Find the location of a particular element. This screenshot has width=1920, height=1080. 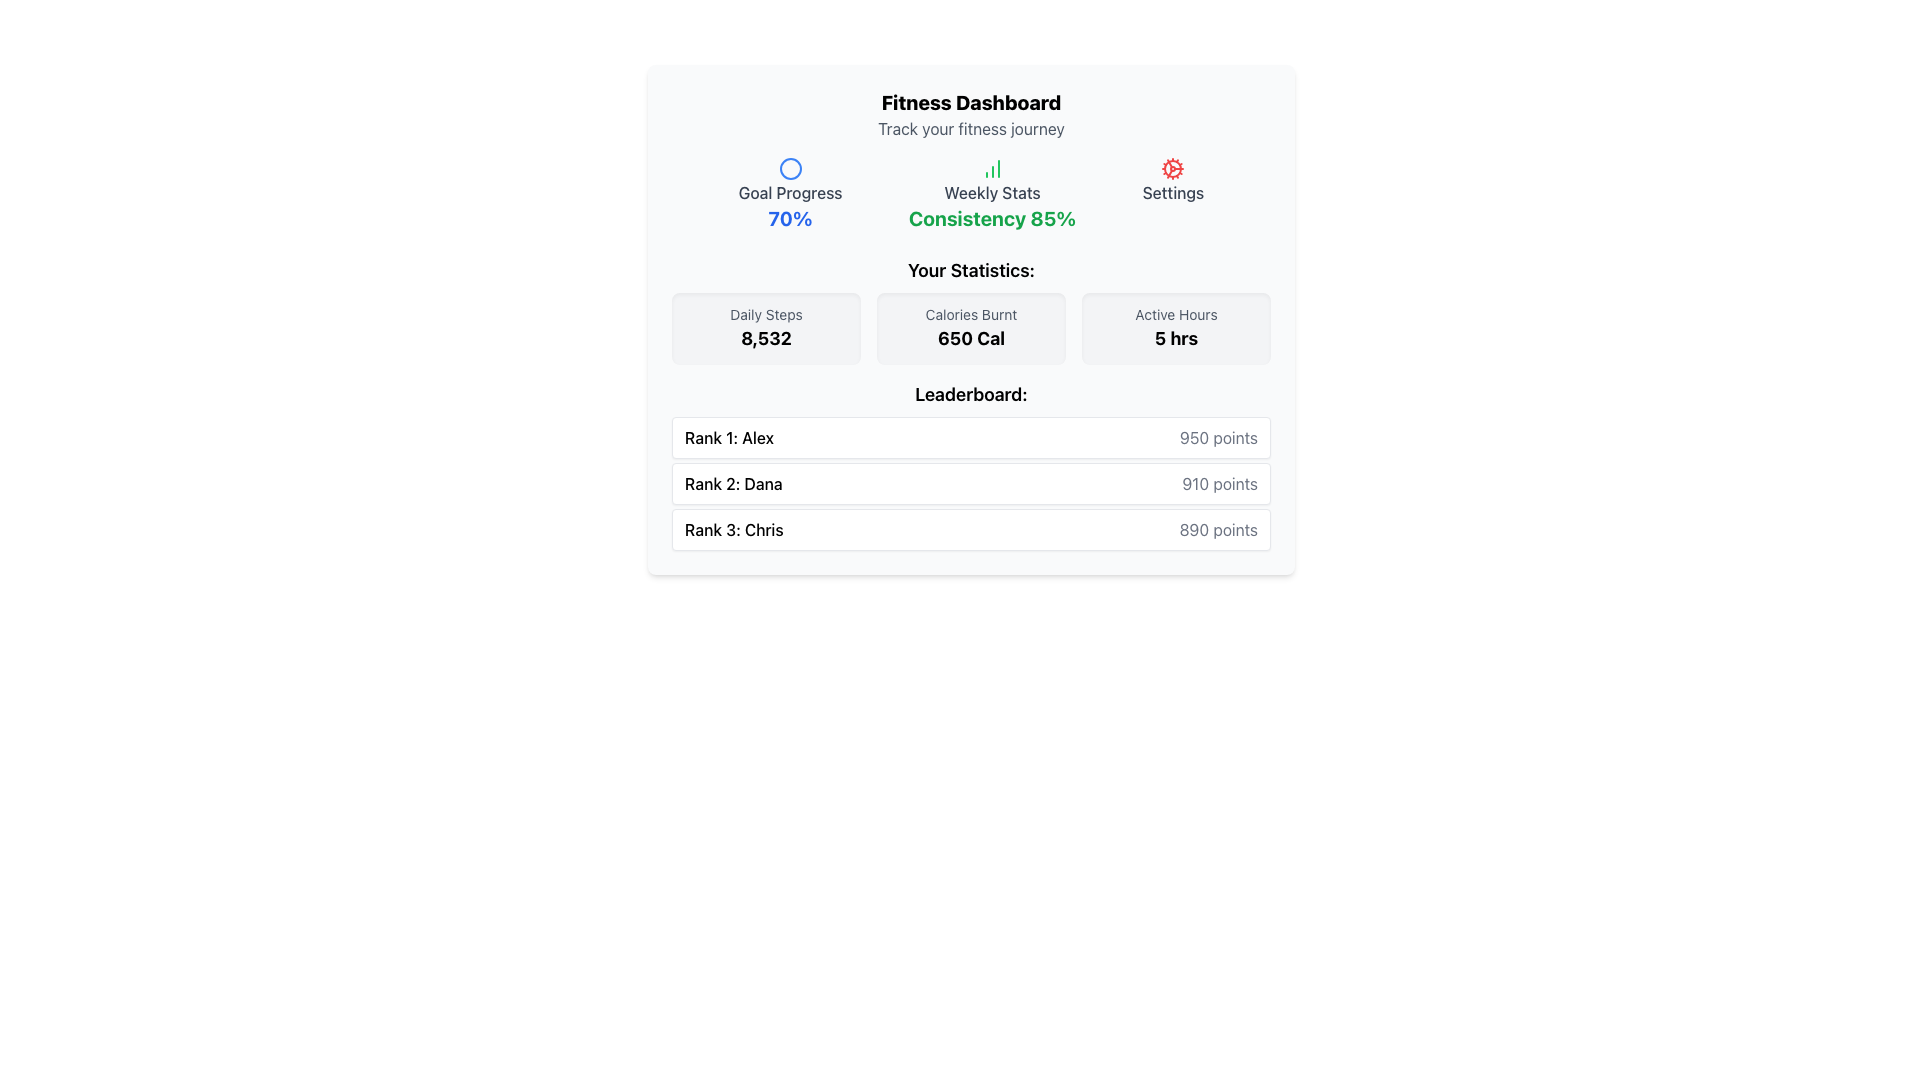

the score text displaying '910 points' for user Dana in the ranked leaderboard, which is positioned to the right of 'Rank 2: Dana' is located at coordinates (1219, 483).